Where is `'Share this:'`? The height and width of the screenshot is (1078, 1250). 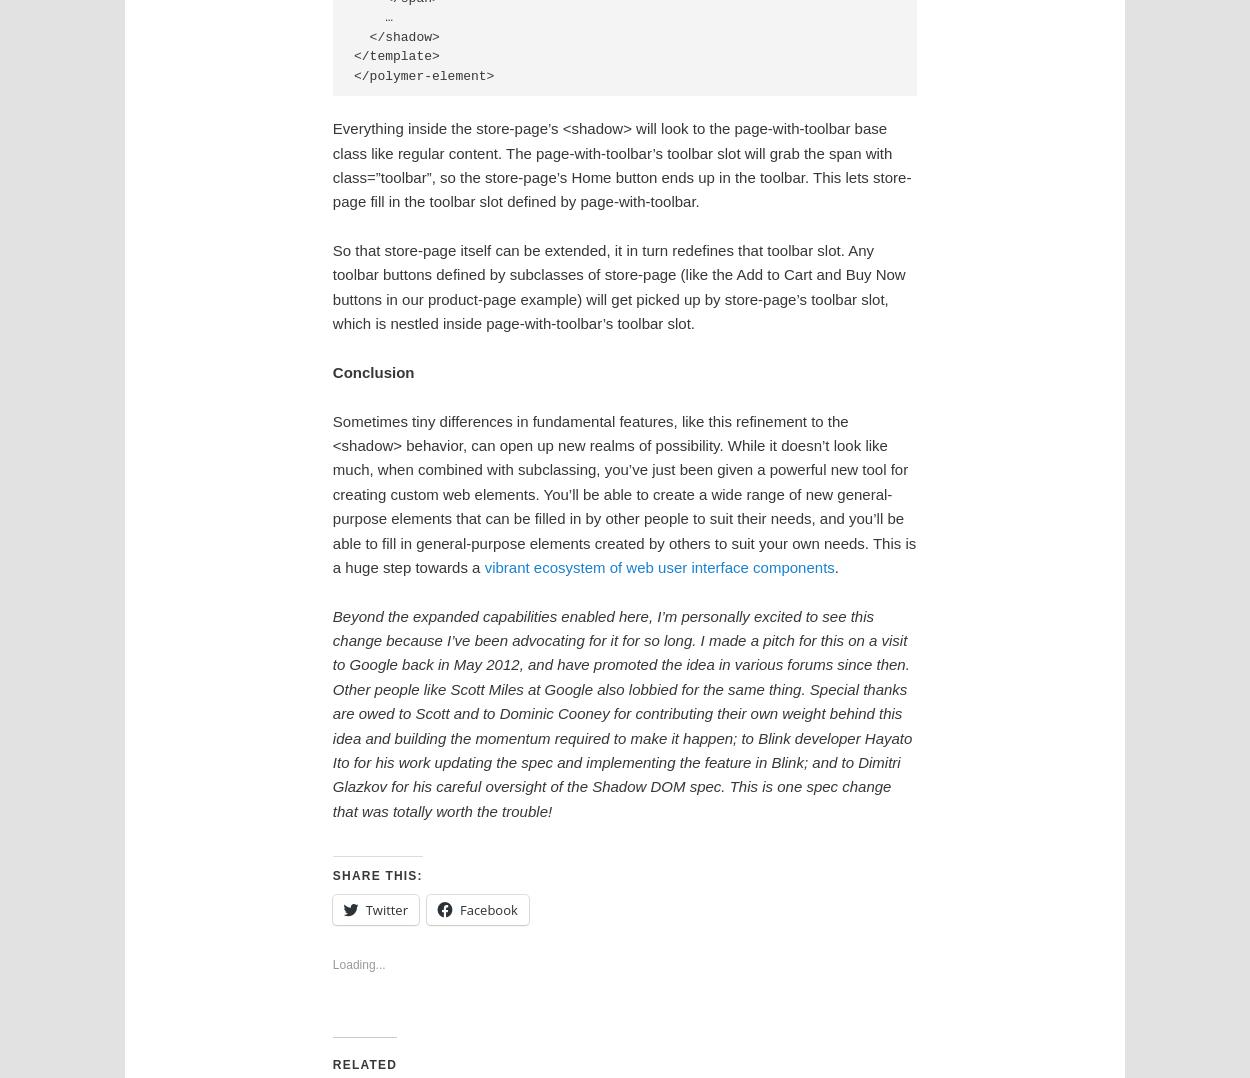
'Share this:' is located at coordinates (377, 874).